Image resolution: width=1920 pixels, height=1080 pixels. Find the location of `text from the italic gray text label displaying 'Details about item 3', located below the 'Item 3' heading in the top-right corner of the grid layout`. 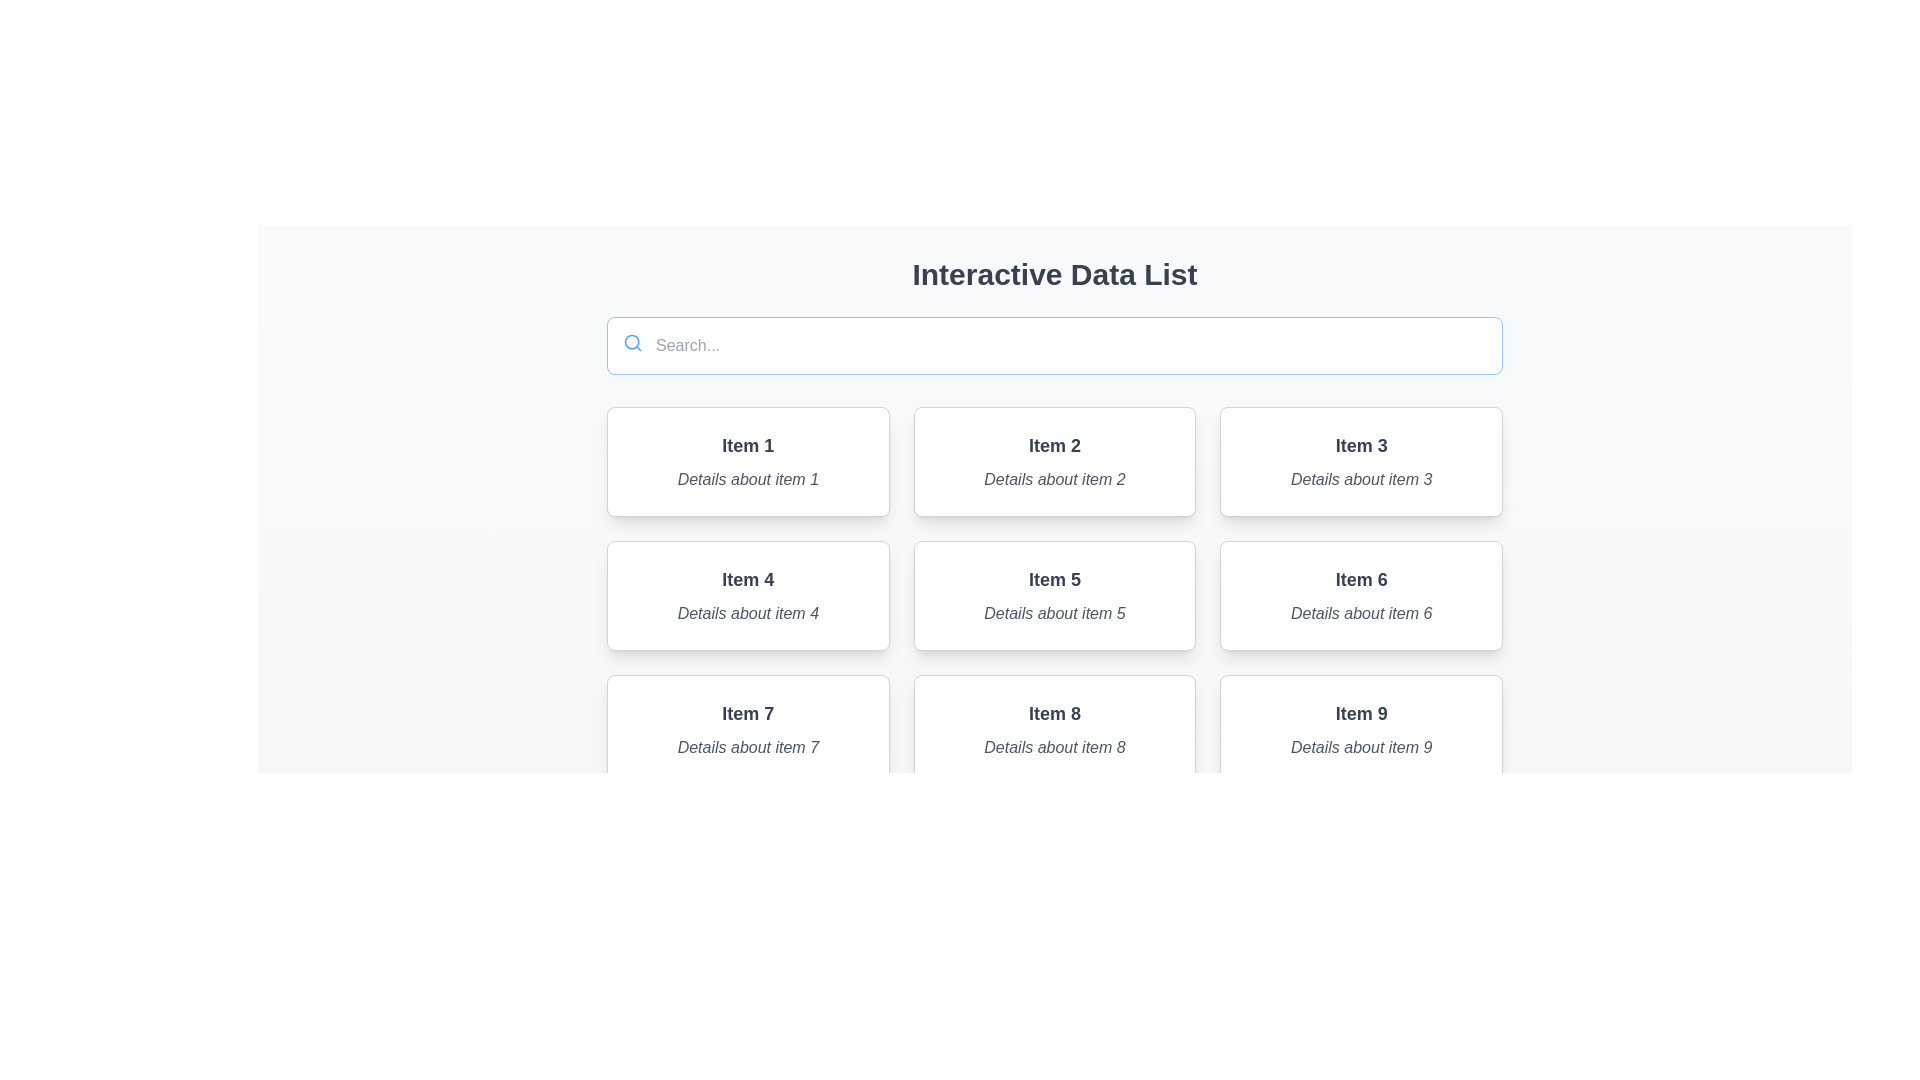

text from the italic gray text label displaying 'Details about item 3', located below the 'Item 3' heading in the top-right corner of the grid layout is located at coordinates (1360, 479).